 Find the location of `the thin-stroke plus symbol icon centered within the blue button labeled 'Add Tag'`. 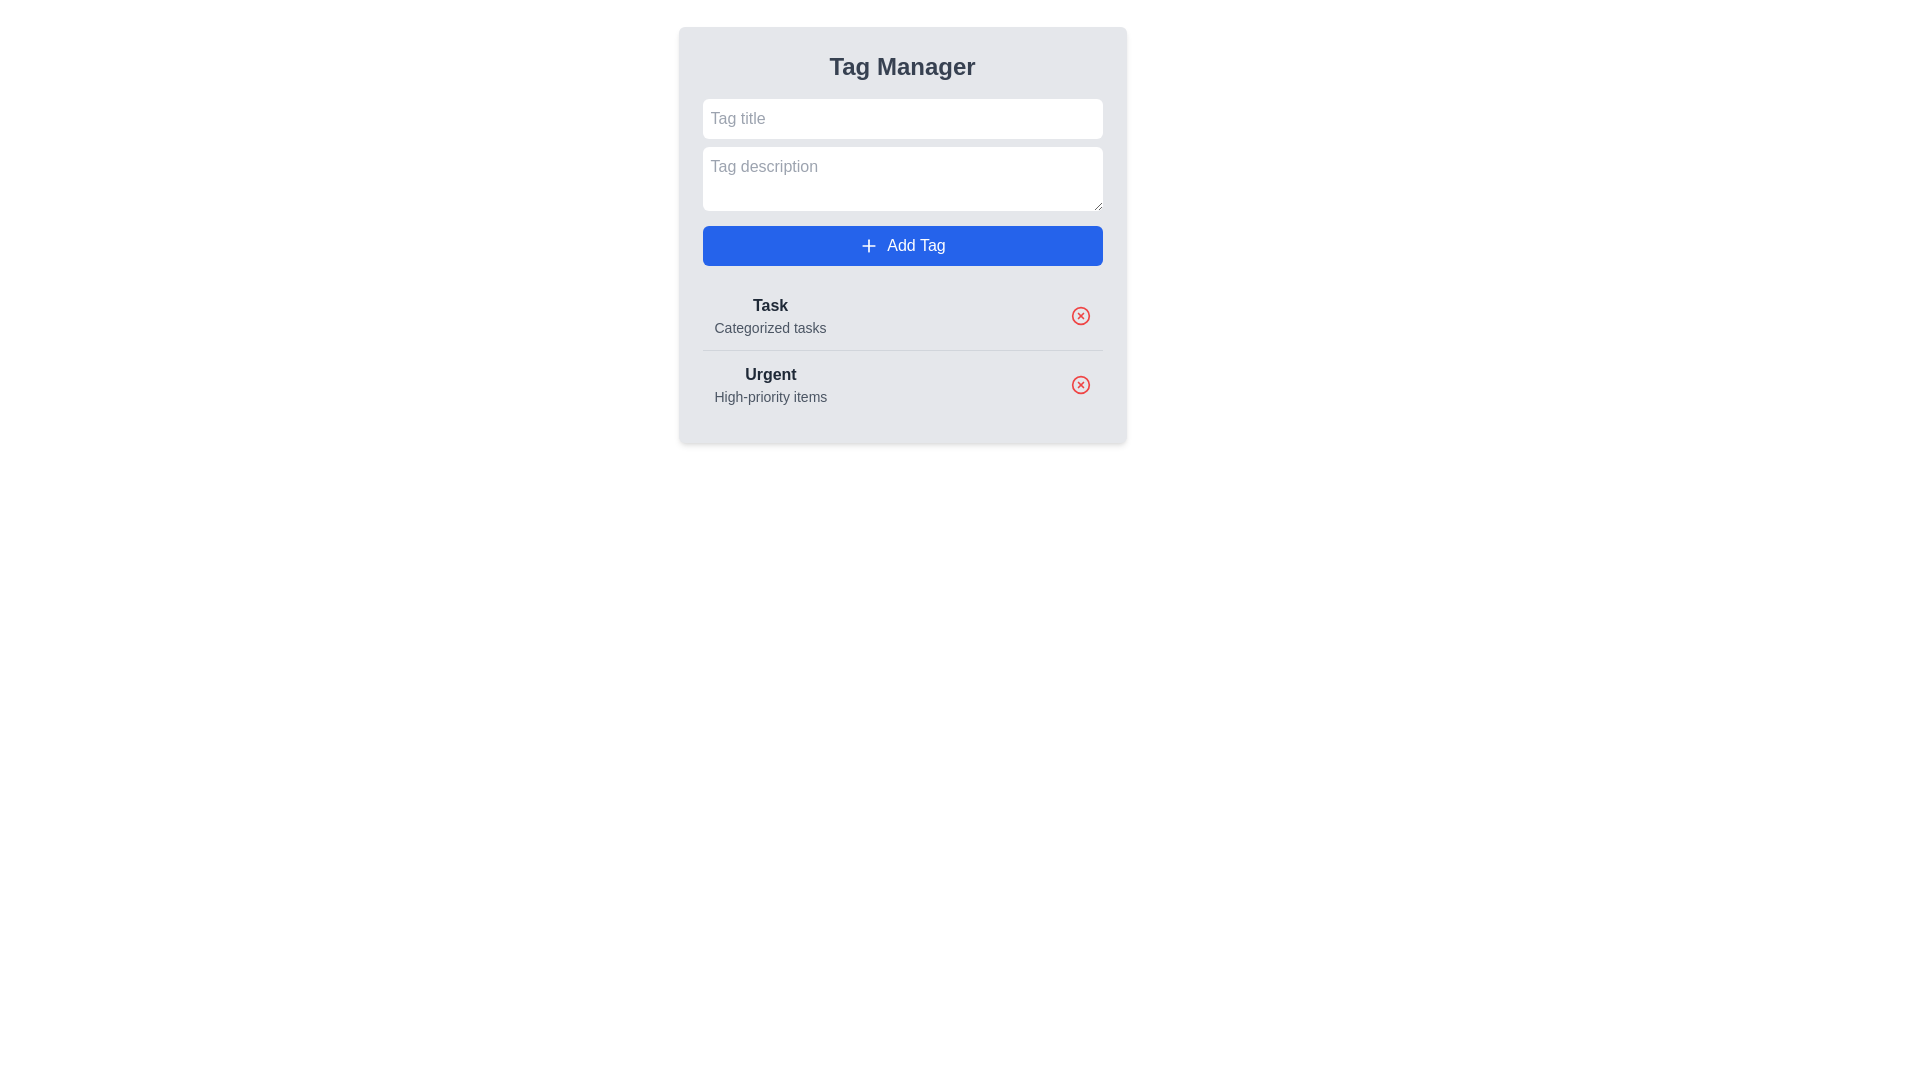

the thin-stroke plus symbol icon centered within the blue button labeled 'Add Tag' is located at coordinates (869, 245).